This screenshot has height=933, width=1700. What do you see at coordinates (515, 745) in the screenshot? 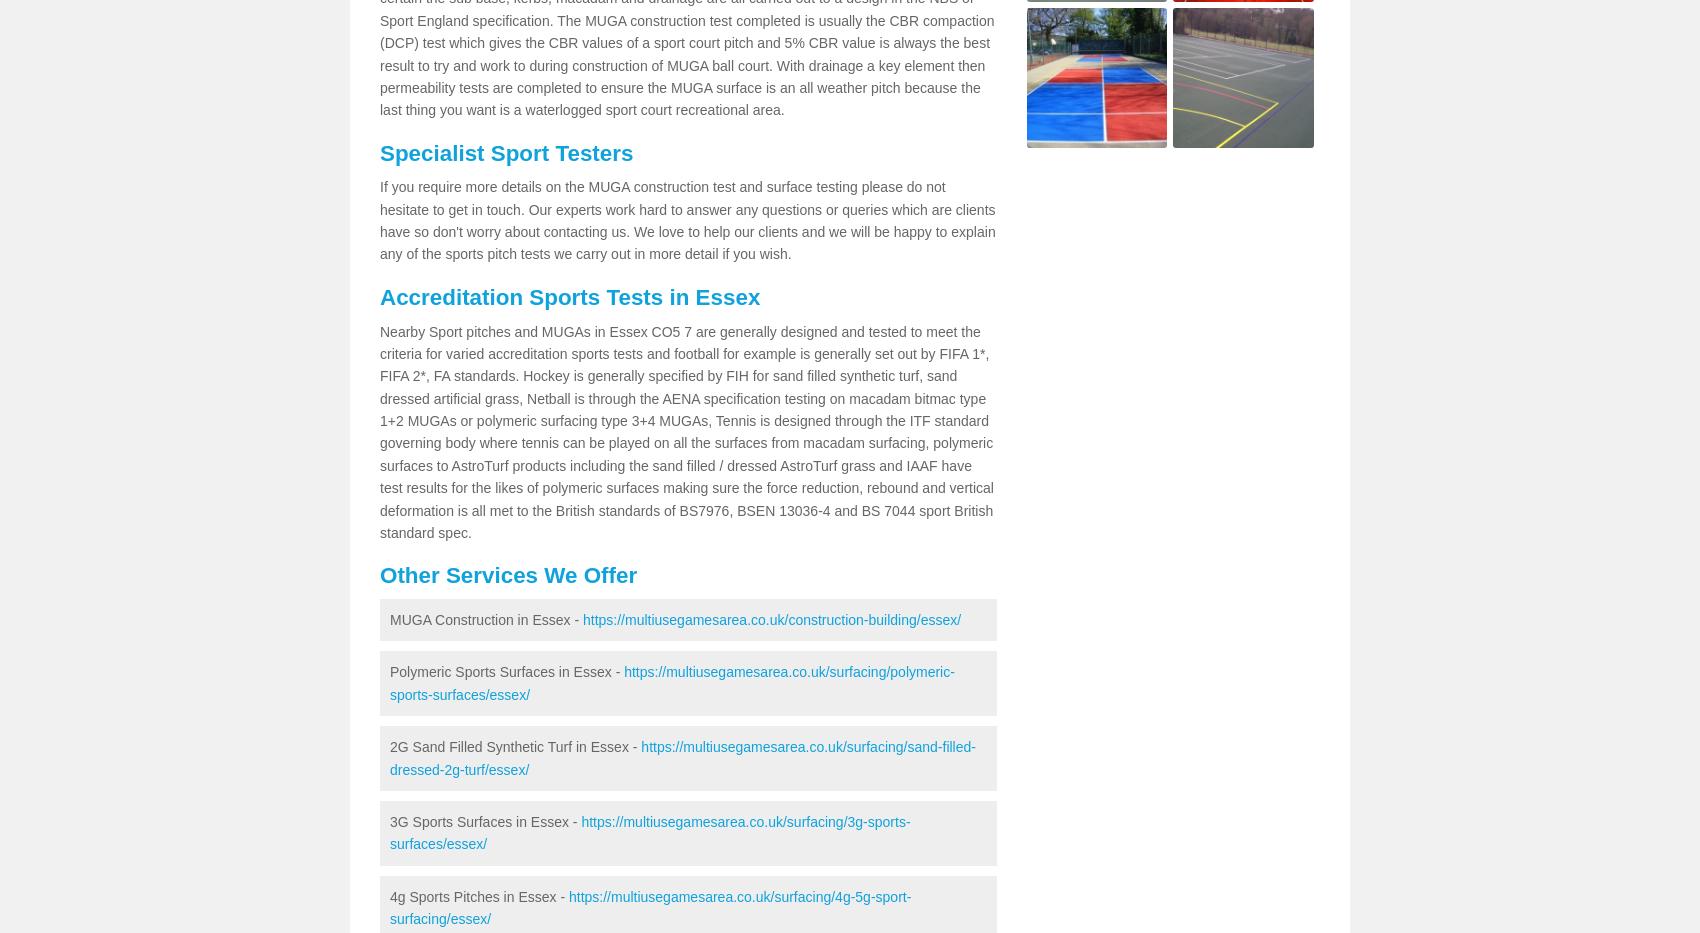
I see `'2G Sand Filled Synthetic Turf in Essex -'` at bounding box center [515, 745].